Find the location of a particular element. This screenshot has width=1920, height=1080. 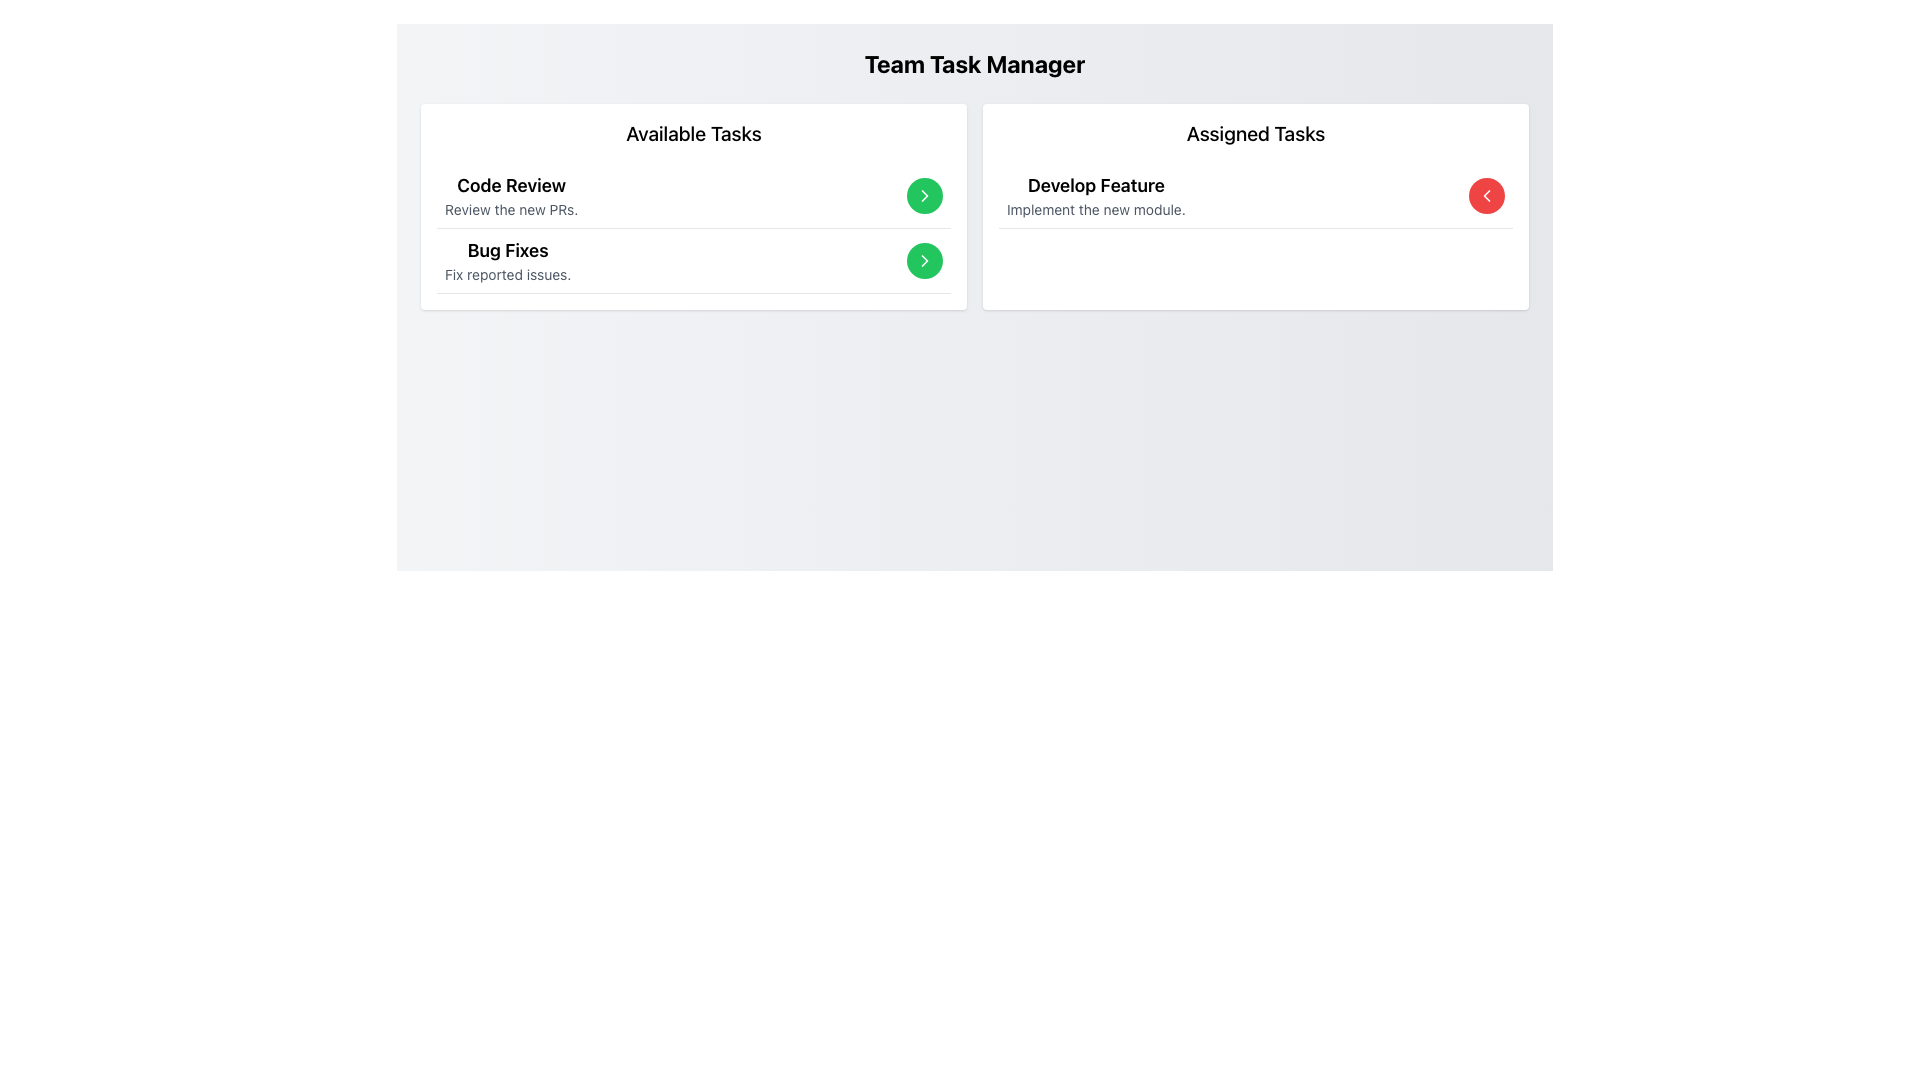

bold text label displaying 'Code Review', which is the topmost element in the left panel under 'Available Tasks' in the 'Team Task Manager' interface is located at coordinates (511, 185).